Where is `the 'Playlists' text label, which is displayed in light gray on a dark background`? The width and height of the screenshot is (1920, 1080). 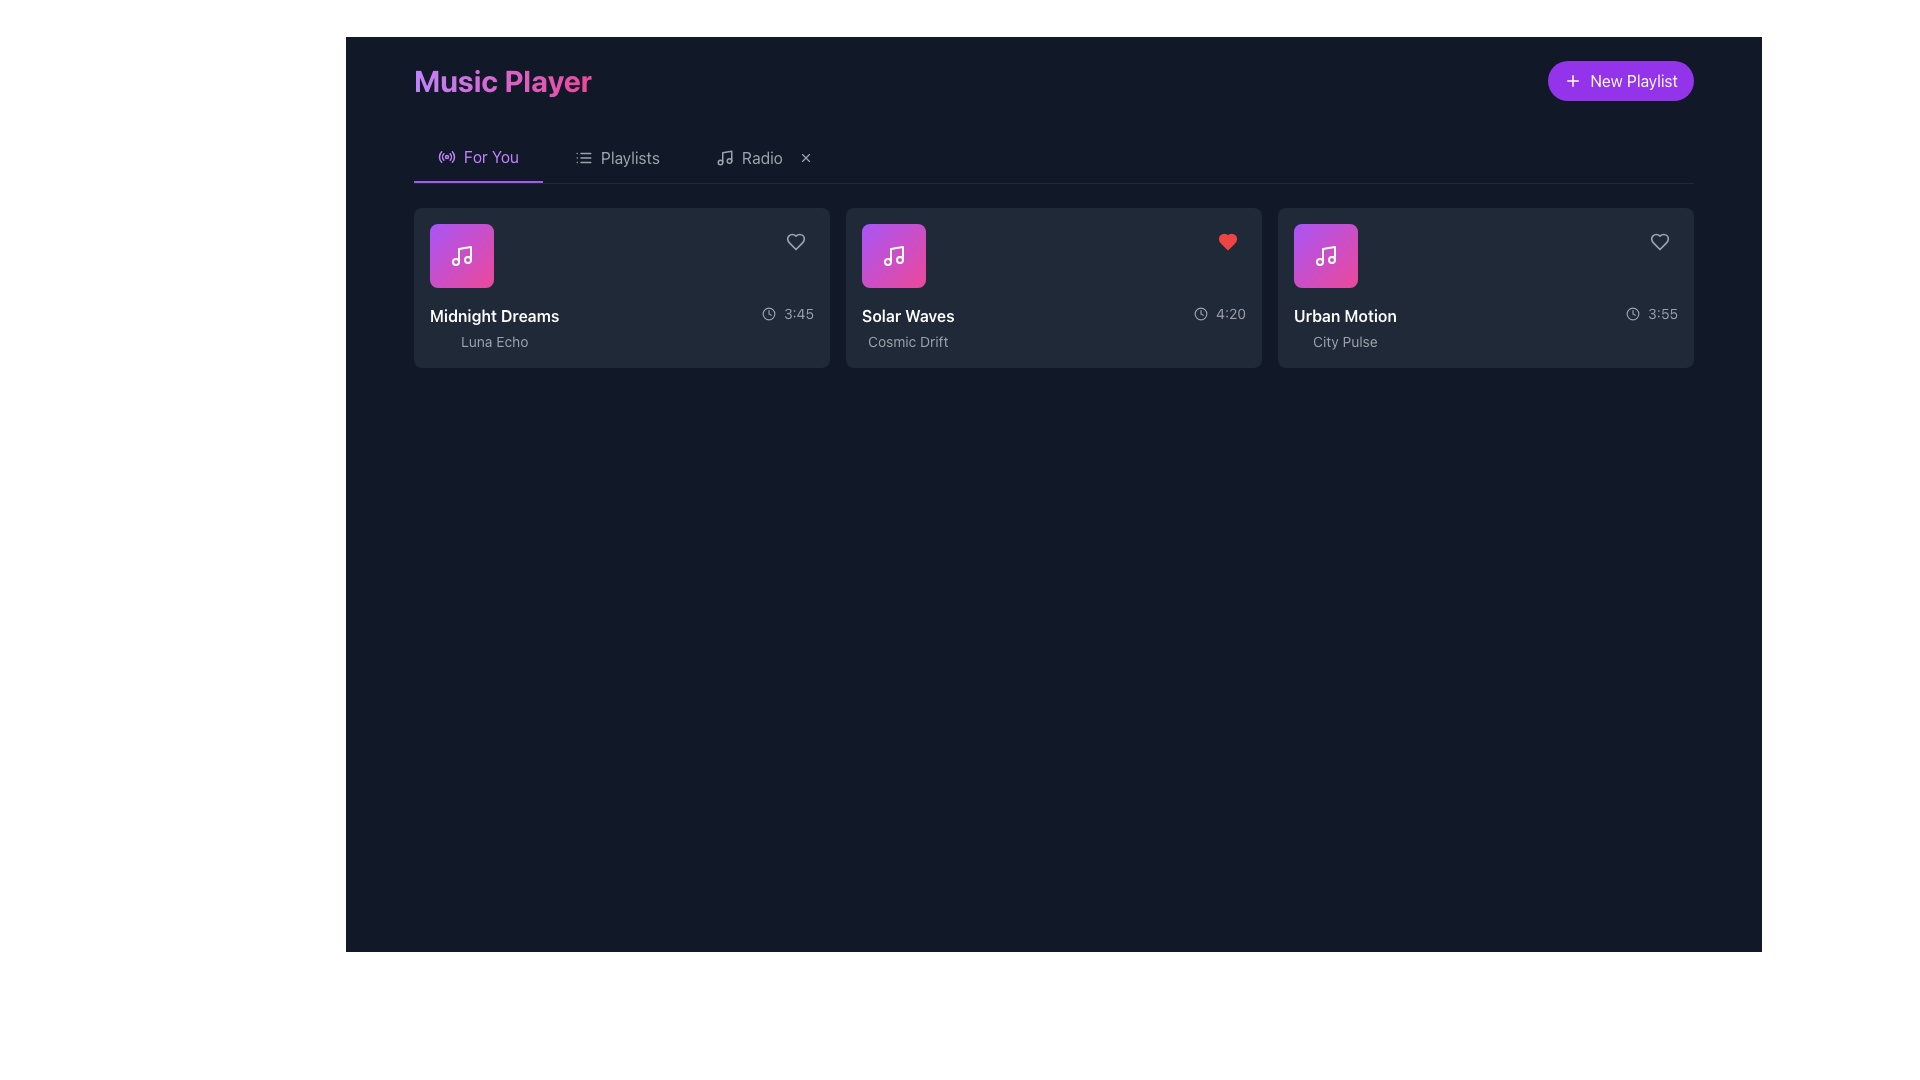
the 'Playlists' text label, which is displayed in light gray on a dark background is located at coordinates (629, 157).